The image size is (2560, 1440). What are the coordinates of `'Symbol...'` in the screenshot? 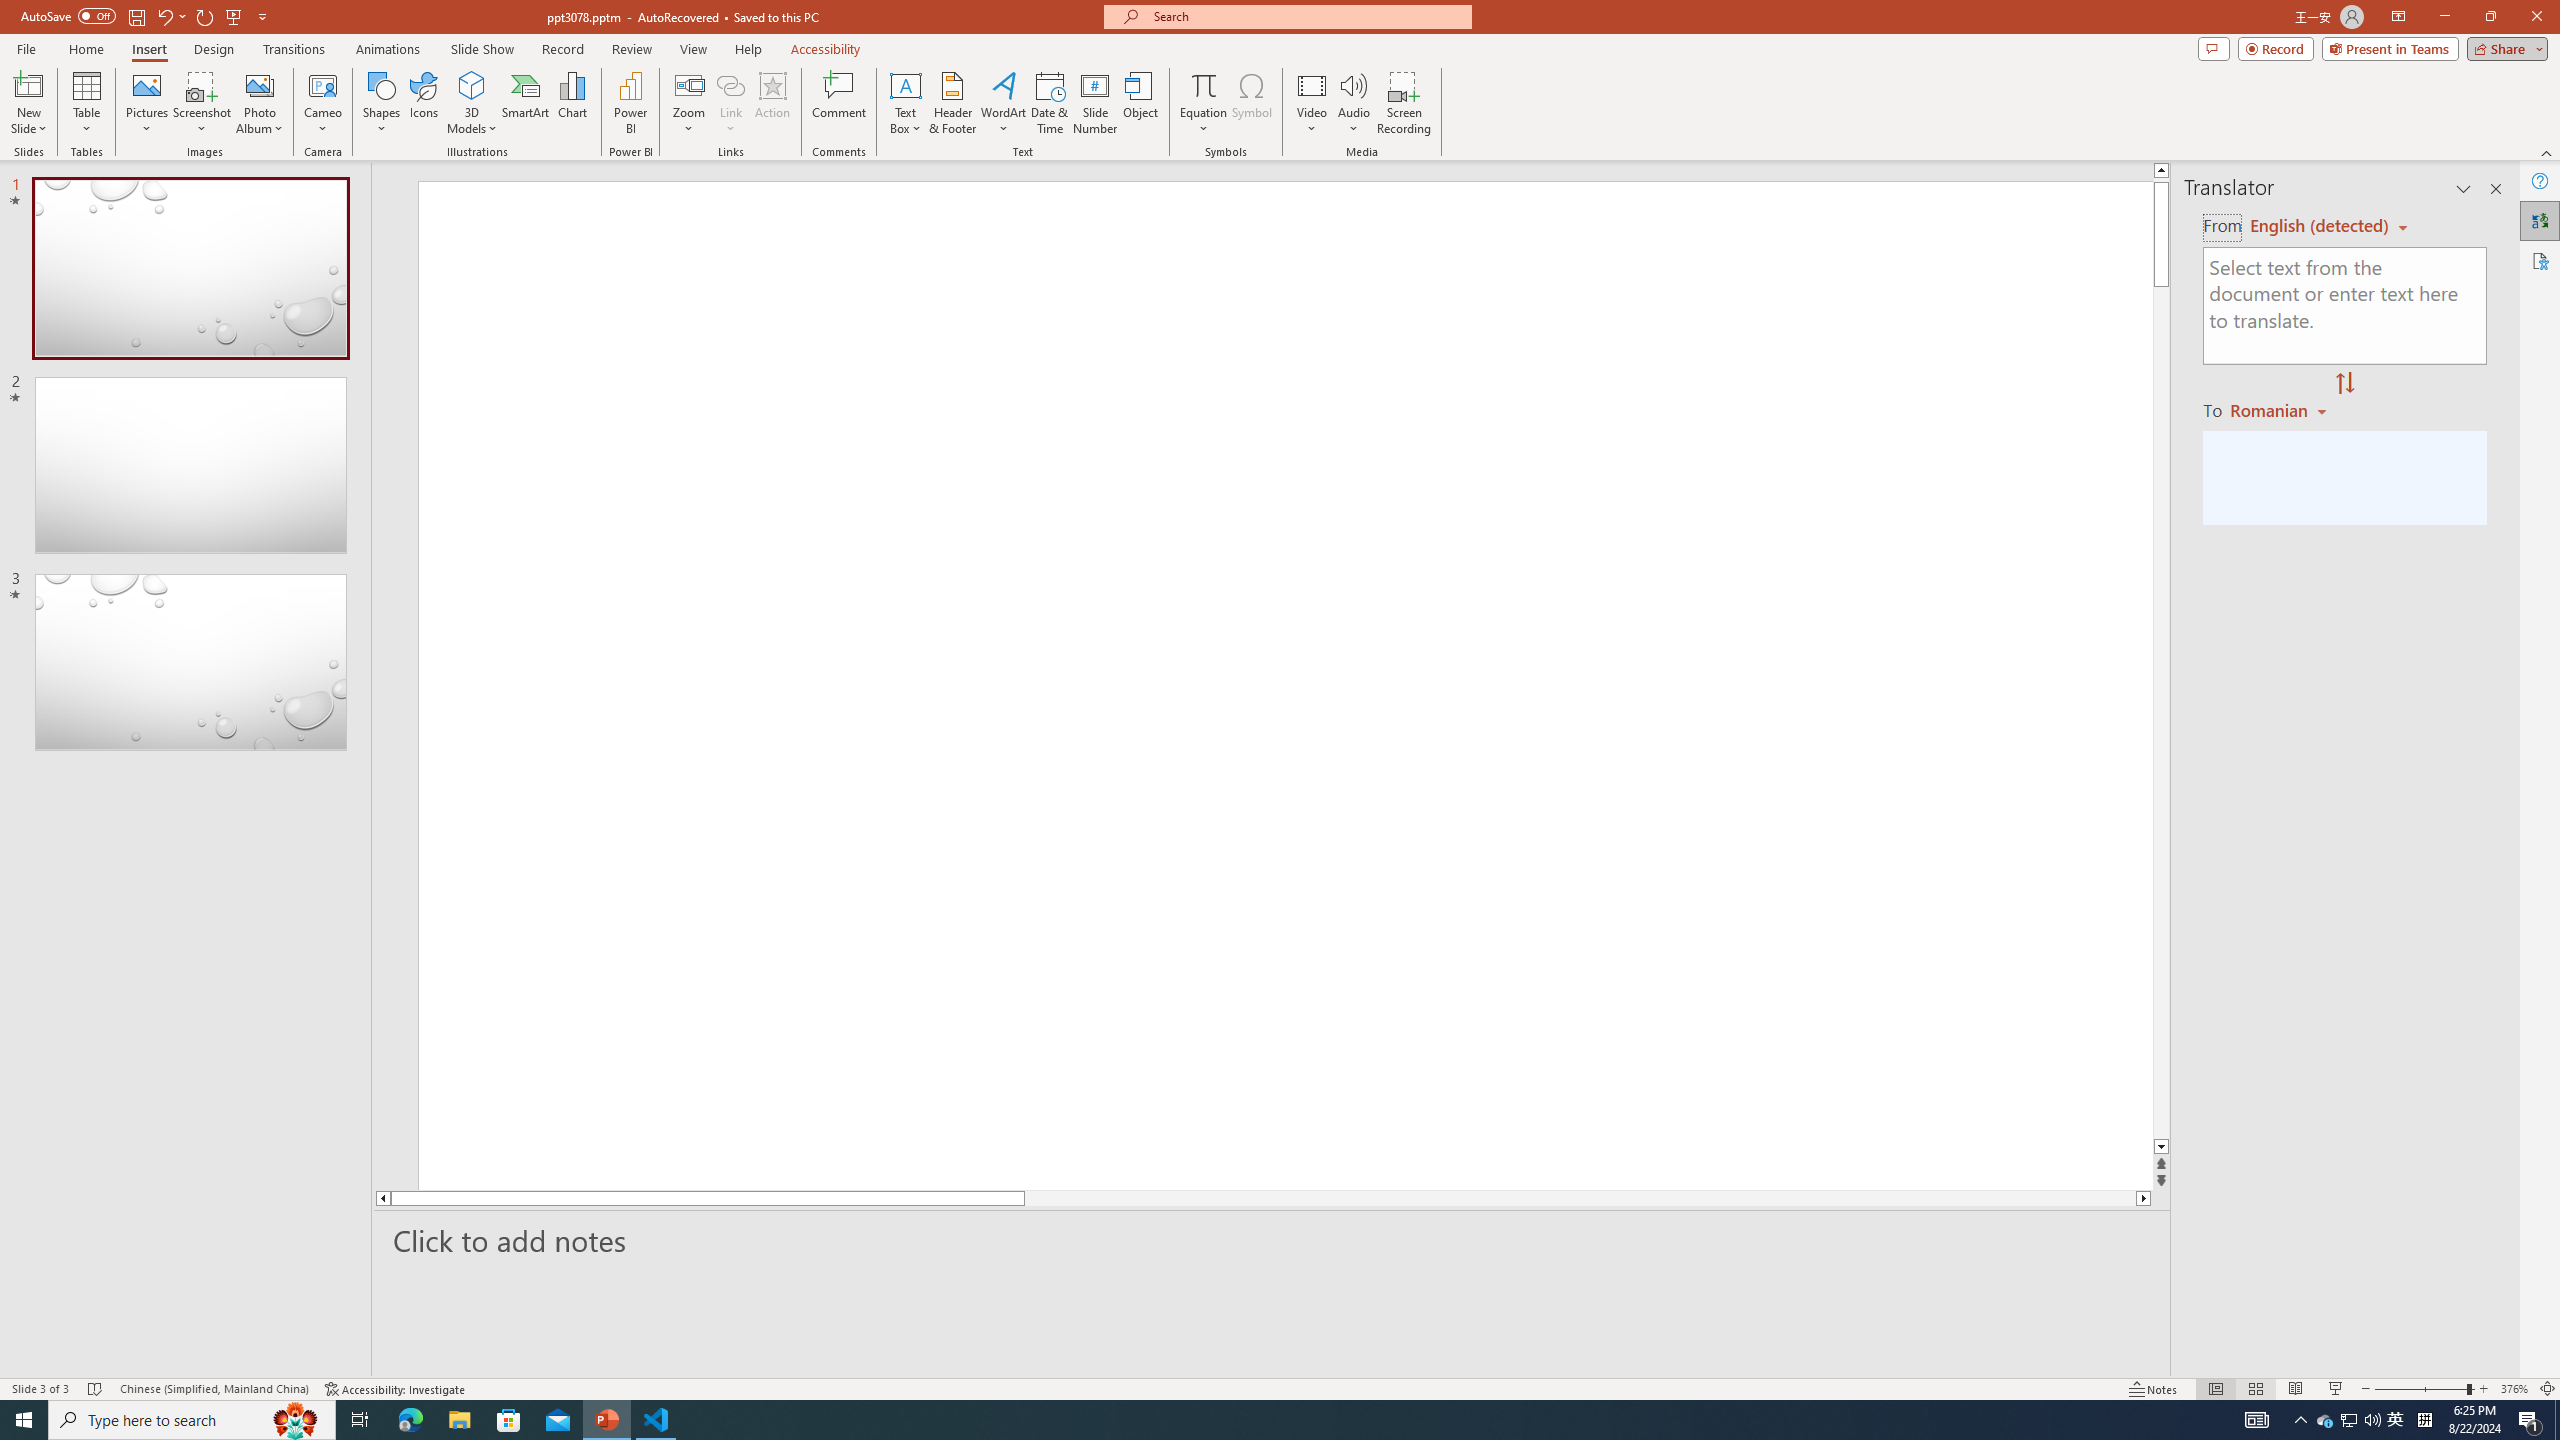 It's located at (1251, 103).